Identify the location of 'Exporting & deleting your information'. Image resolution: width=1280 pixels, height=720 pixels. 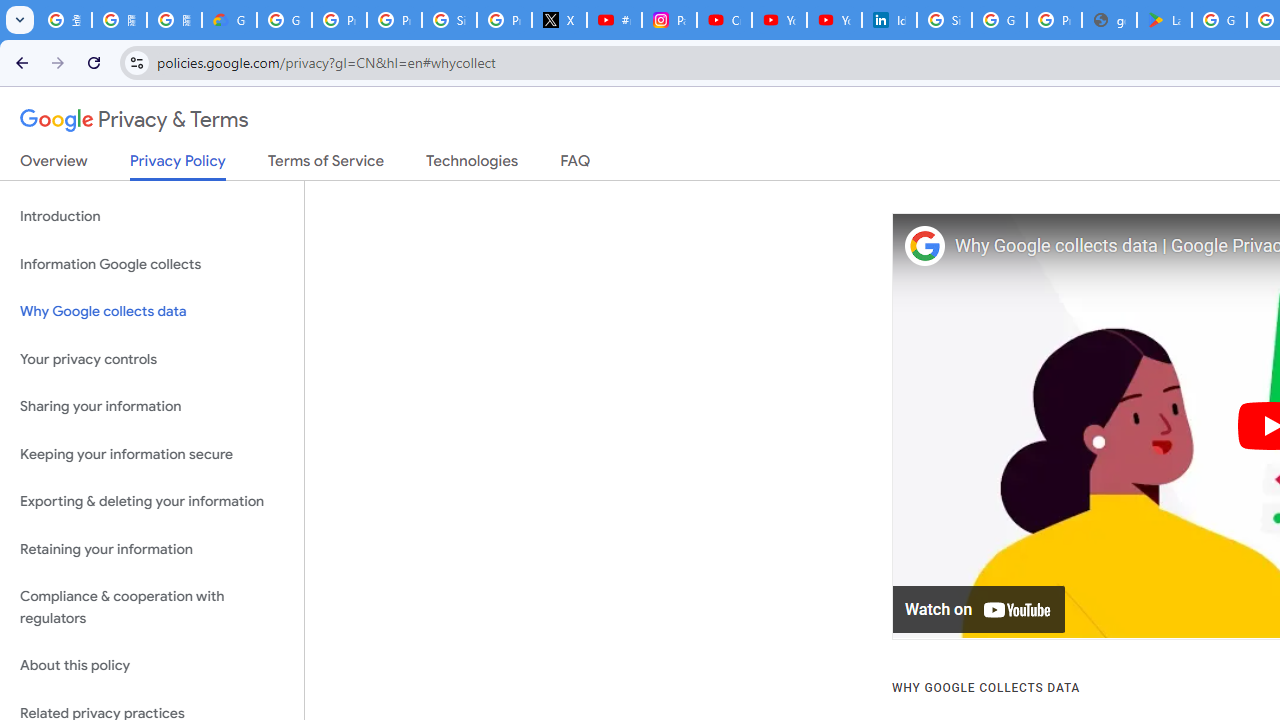
(151, 501).